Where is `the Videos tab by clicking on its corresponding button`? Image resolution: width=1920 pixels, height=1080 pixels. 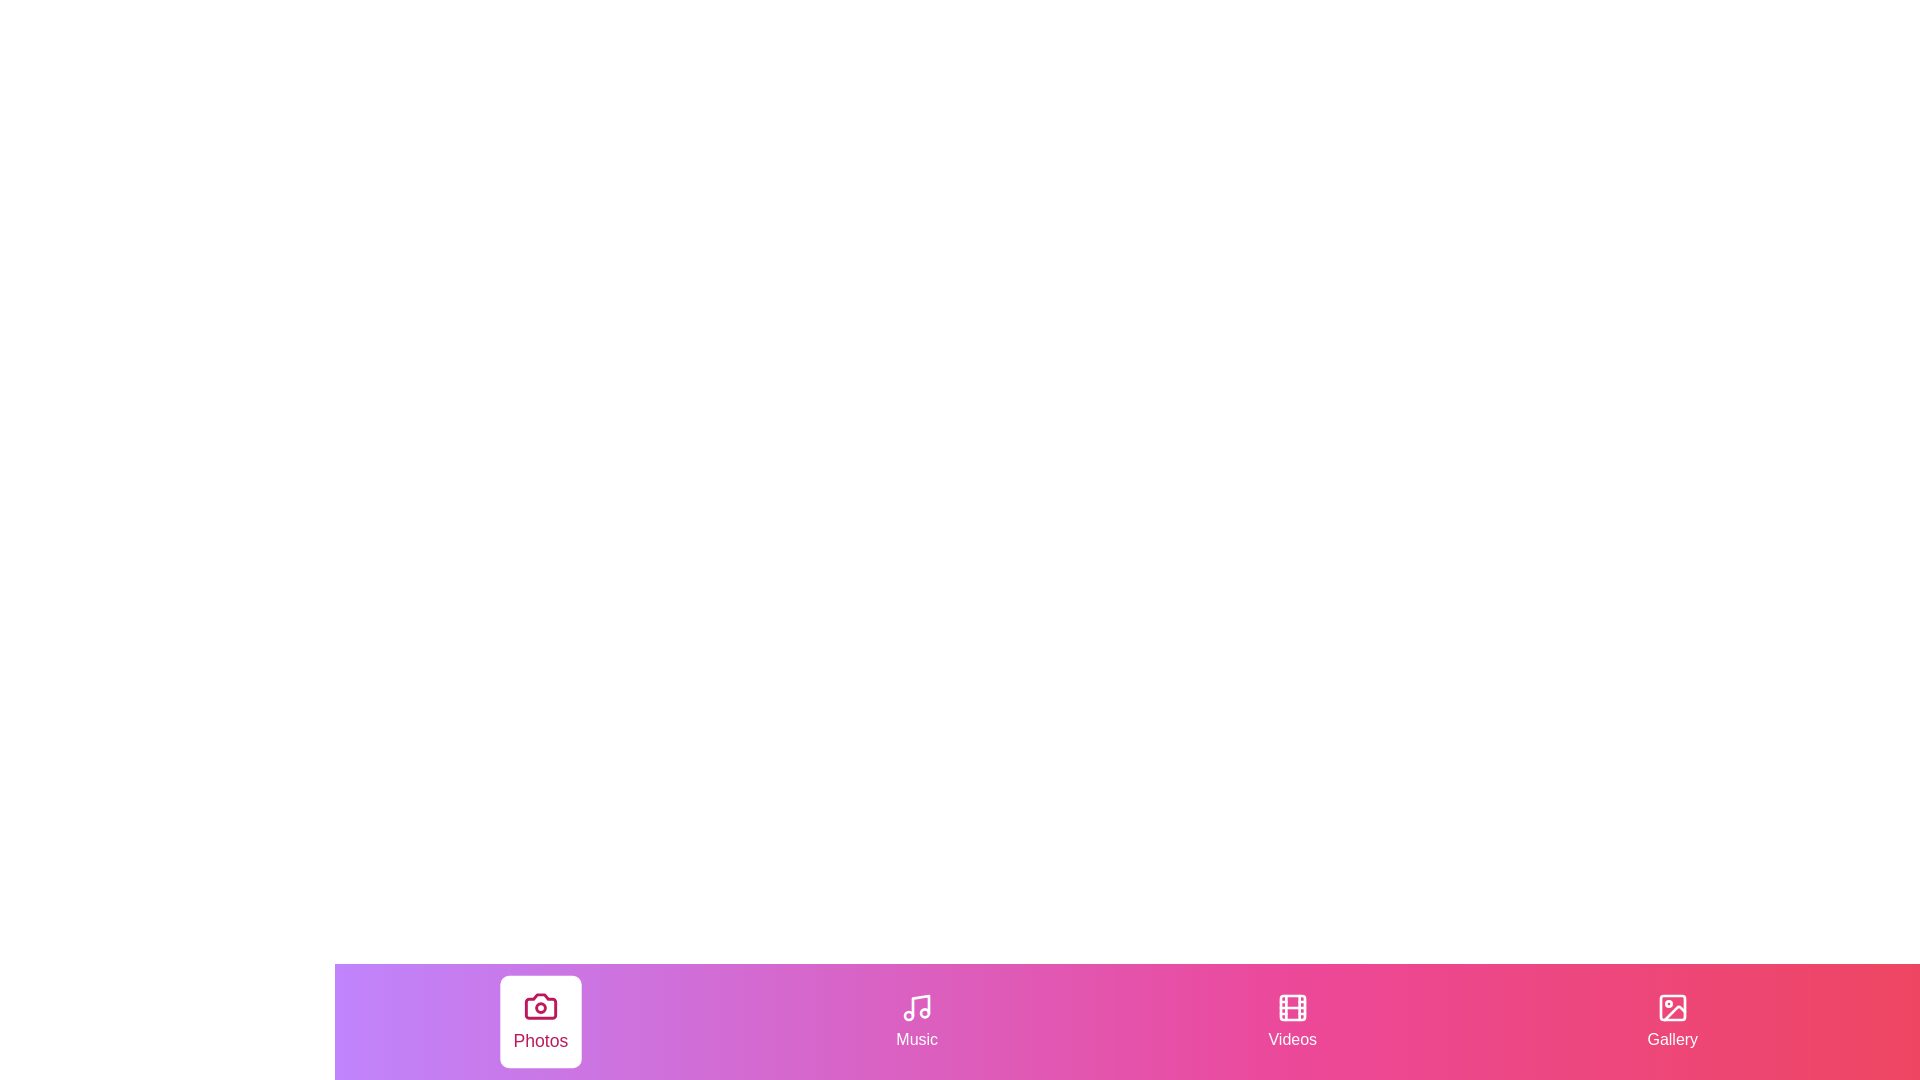 the Videos tab by clicking on its corresponding button is located at coordinates (1292, 1022).